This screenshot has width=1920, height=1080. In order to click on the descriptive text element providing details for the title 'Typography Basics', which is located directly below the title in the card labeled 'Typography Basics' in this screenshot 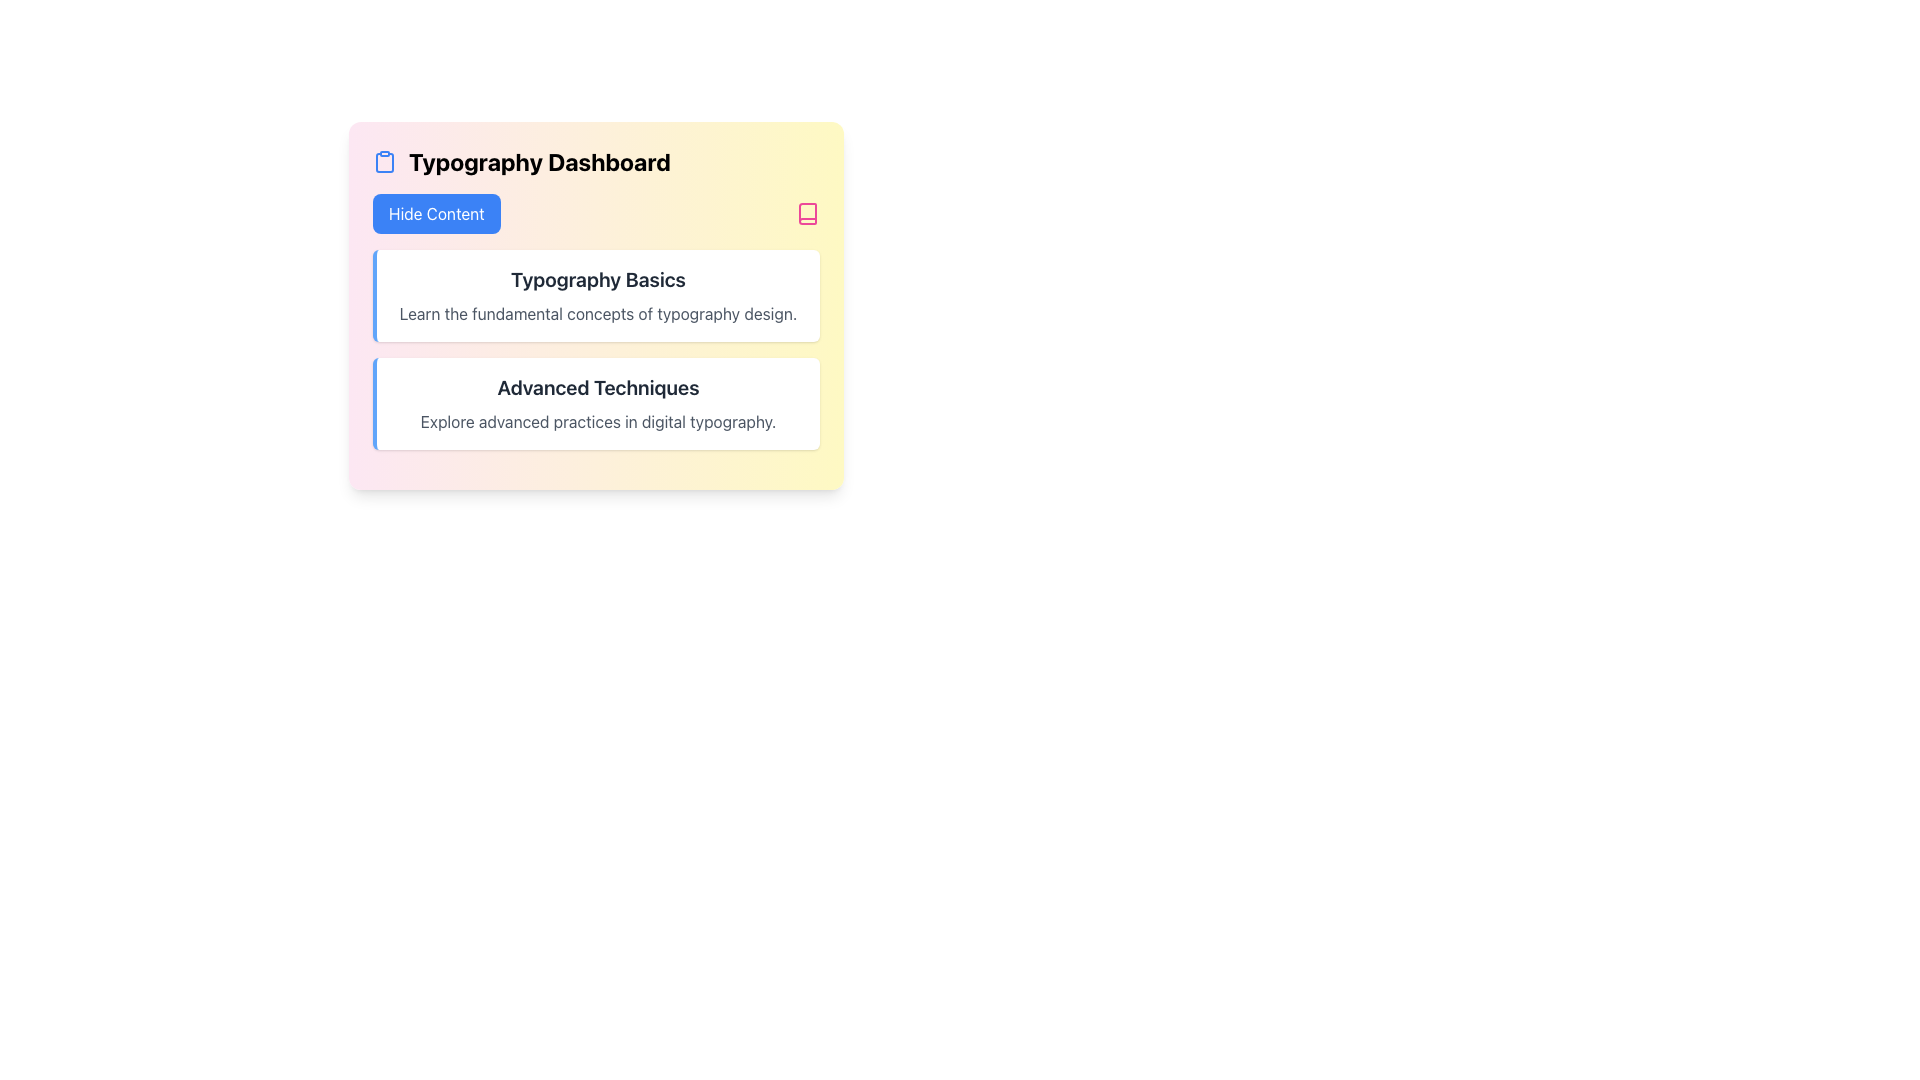, I will do `click(597, 313)`.